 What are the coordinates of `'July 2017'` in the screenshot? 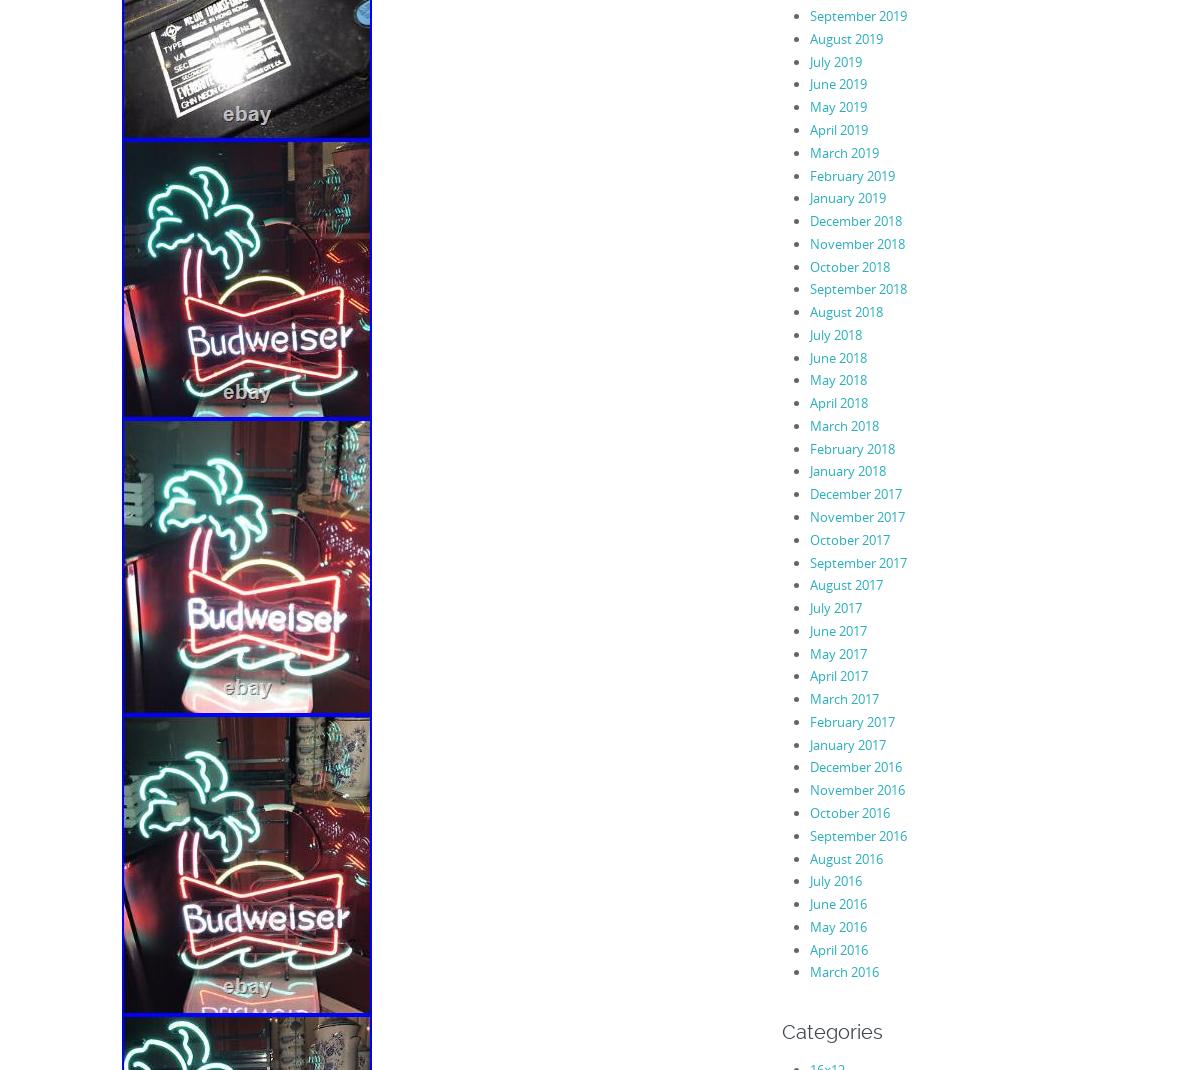 It's located at (834, 606).